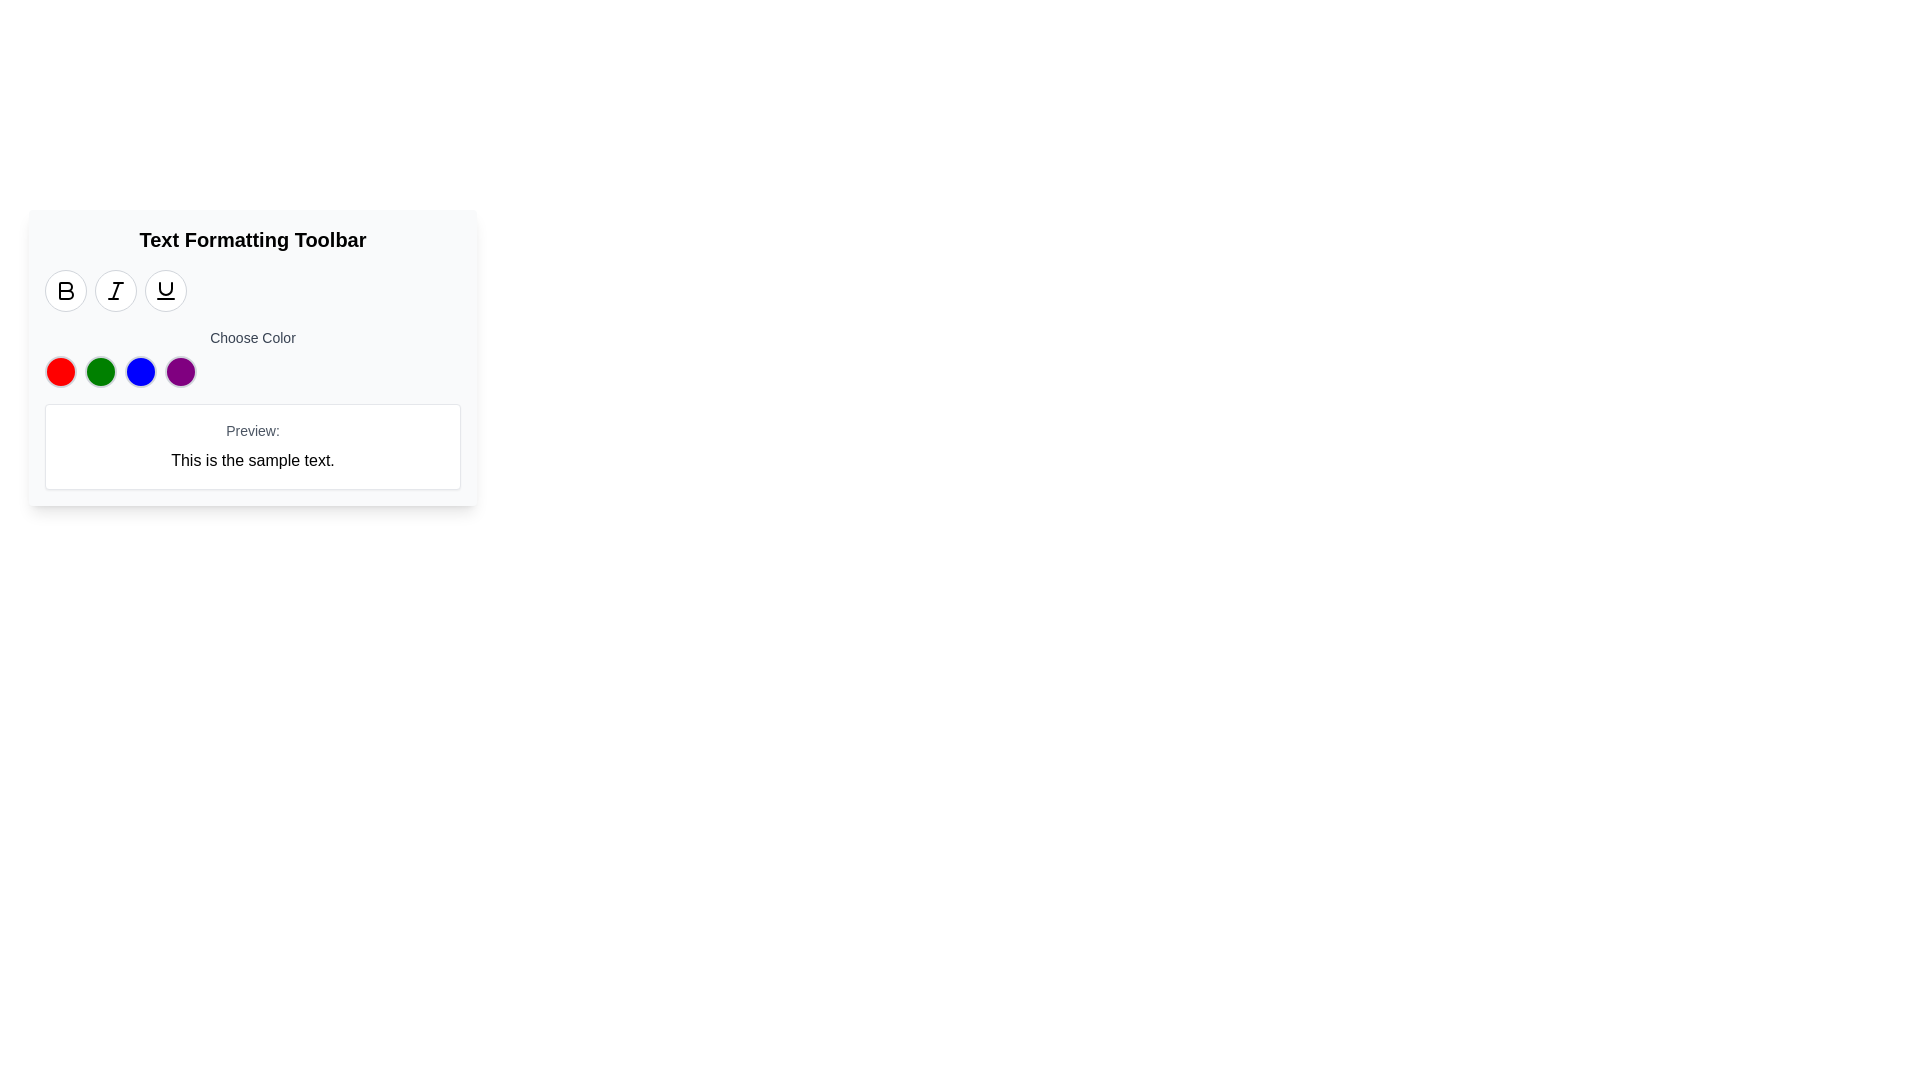  Describe the element at coordinates (252, 430) in the screenshot. I see `the static text label that reads 'Preview:' which is styled in light gray with a small font size, located above the text 'This is the sample text.'` at that location.